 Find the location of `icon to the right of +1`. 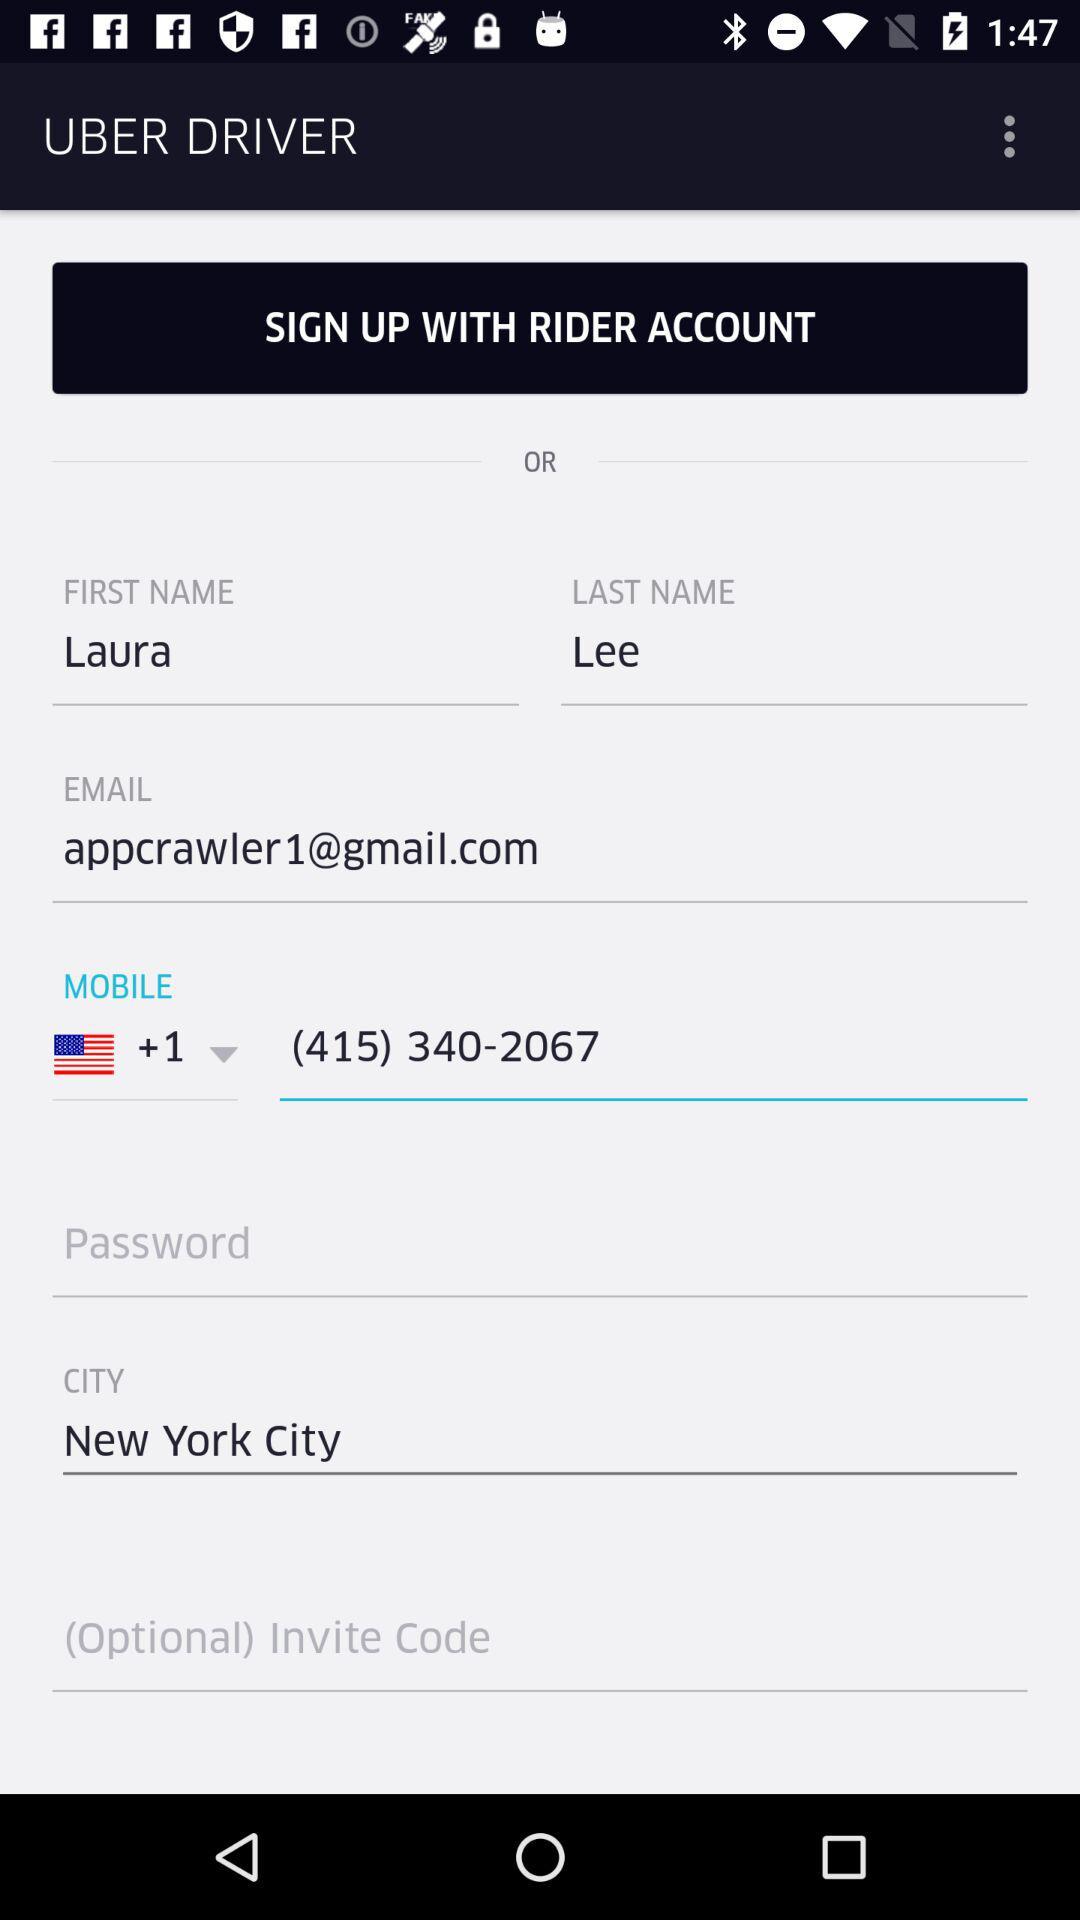

icon to the right of +1 is located at coordinates (653, 1053).